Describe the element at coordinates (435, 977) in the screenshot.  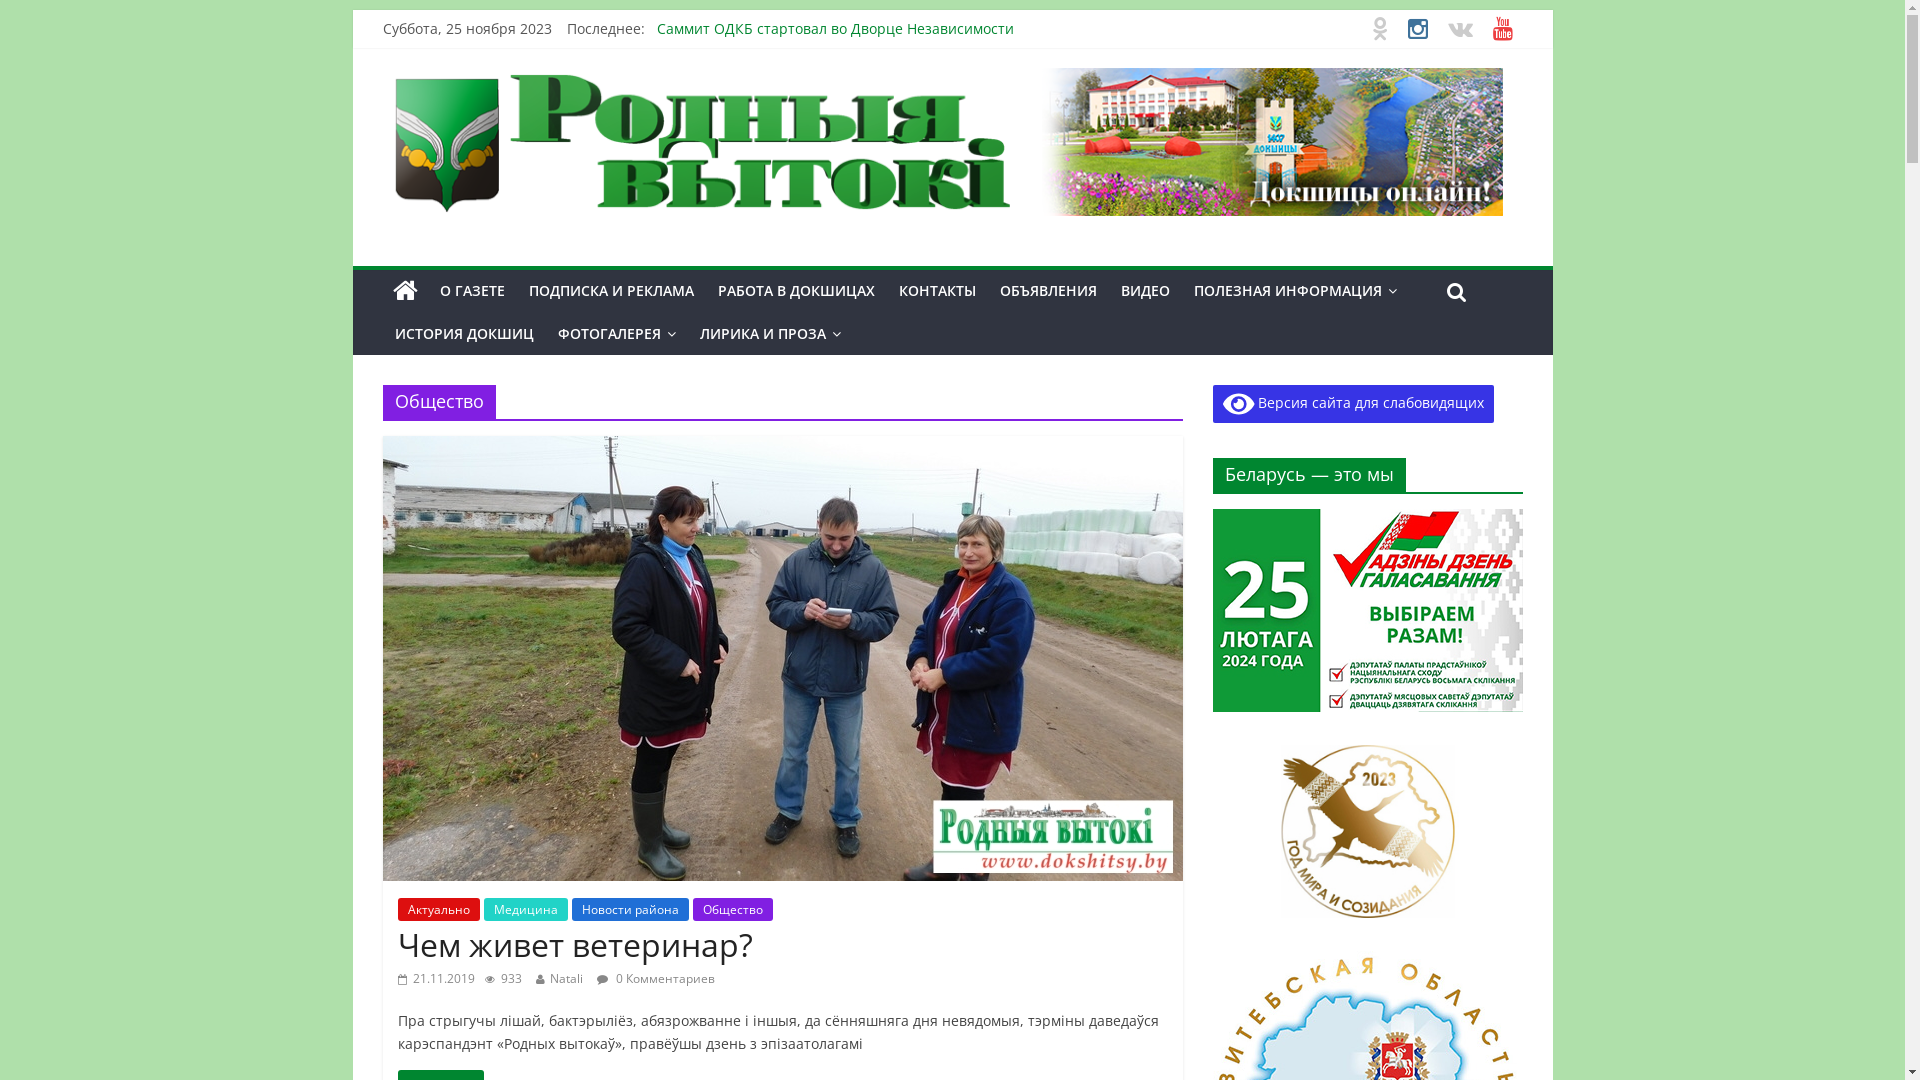
I see `'21.11.2019'` at that location.